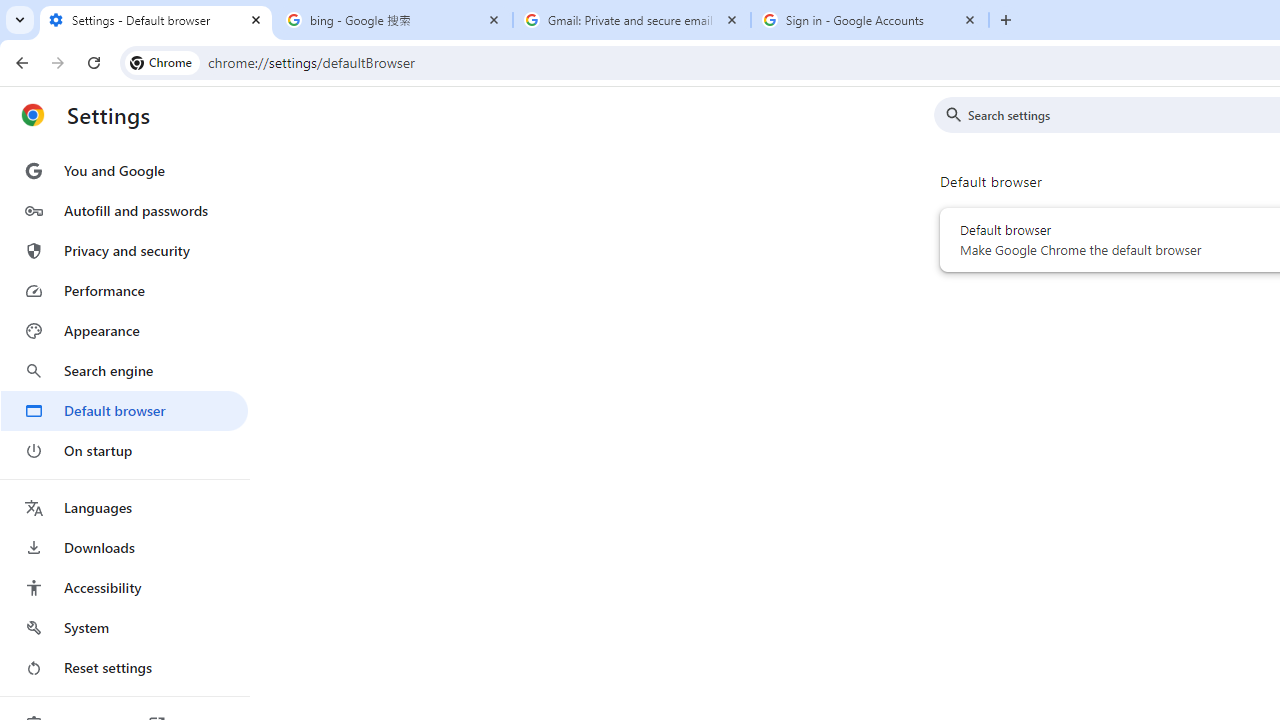 The image size is (1280, 720). Describe the element at coordinates (123, 290) in the screenshot. I see `'Performance'` at that location.